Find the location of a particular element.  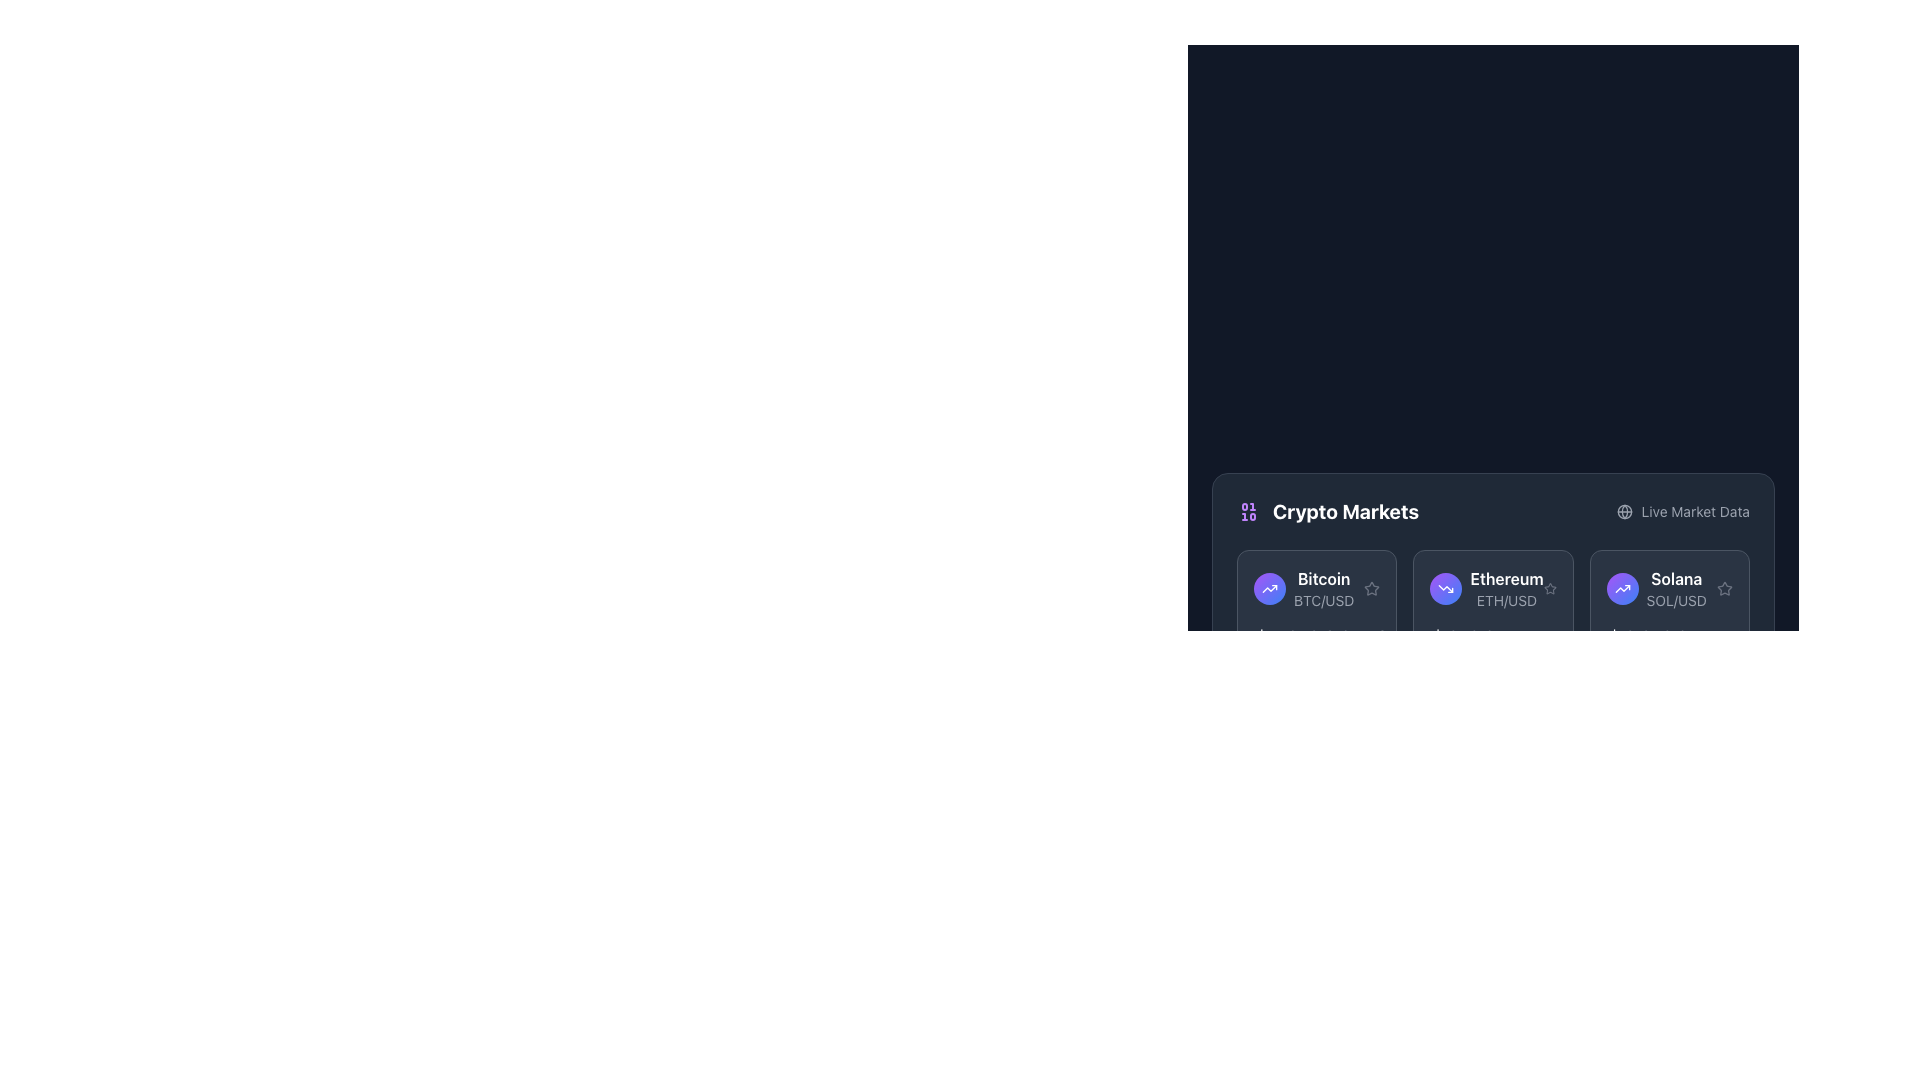

the header label in the 'Crypto Markets' section, which indicates the content or functionality of the related section, positioned next to an icon and other content is located at coordinates (1345, 511).